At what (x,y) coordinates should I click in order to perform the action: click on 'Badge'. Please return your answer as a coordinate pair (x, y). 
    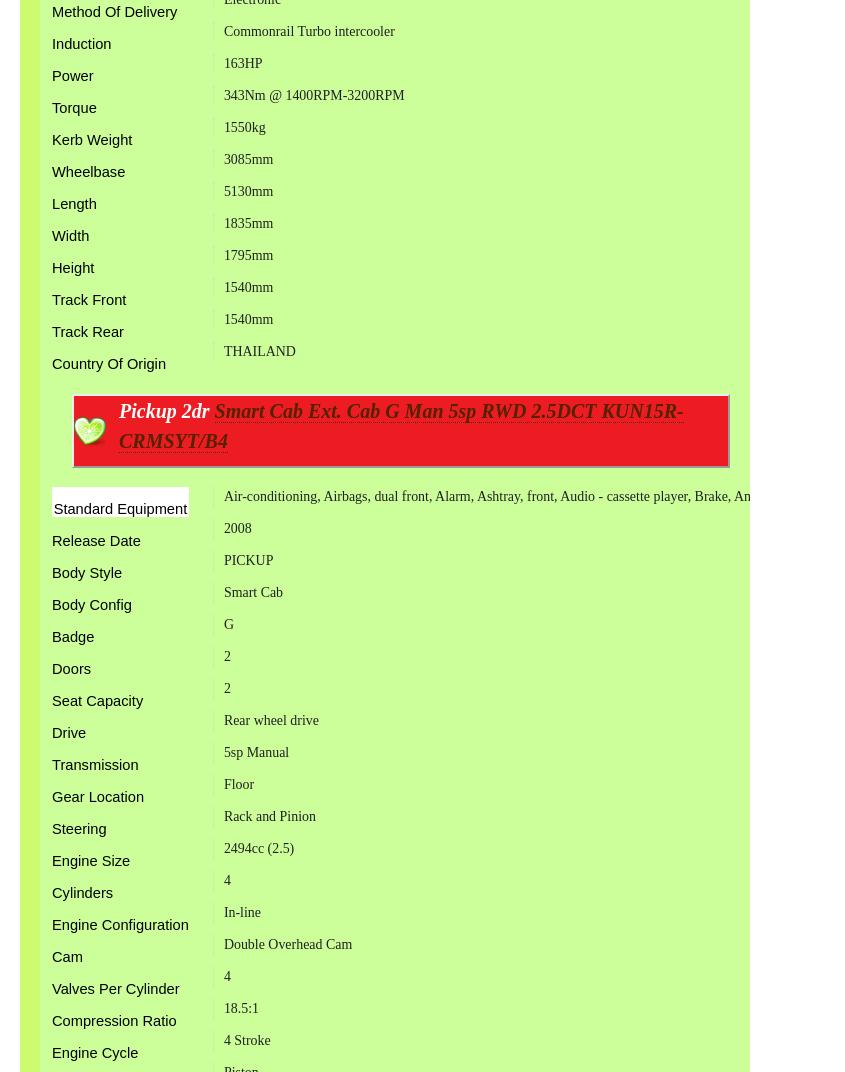
    Looking at the image, I should click on (72, 636).